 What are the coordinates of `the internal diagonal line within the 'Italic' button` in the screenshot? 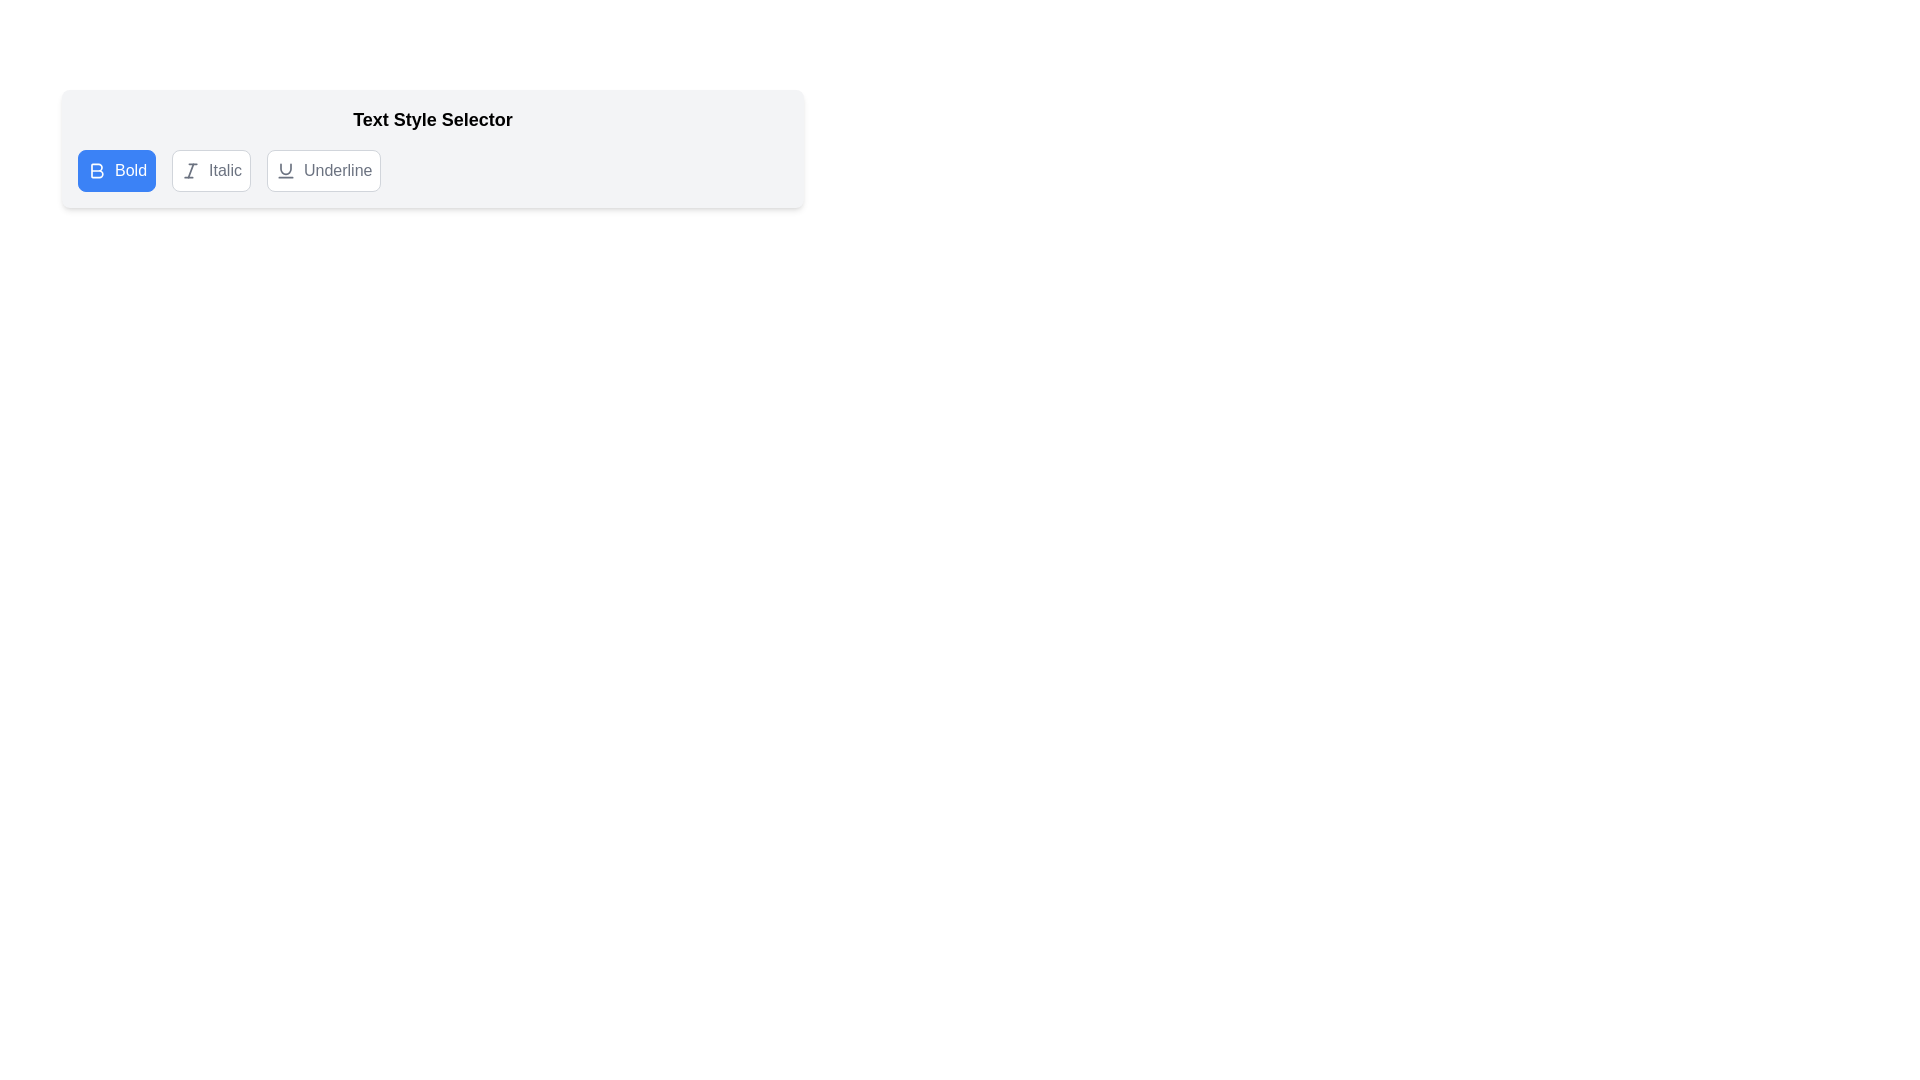 It's located at (191, 169).